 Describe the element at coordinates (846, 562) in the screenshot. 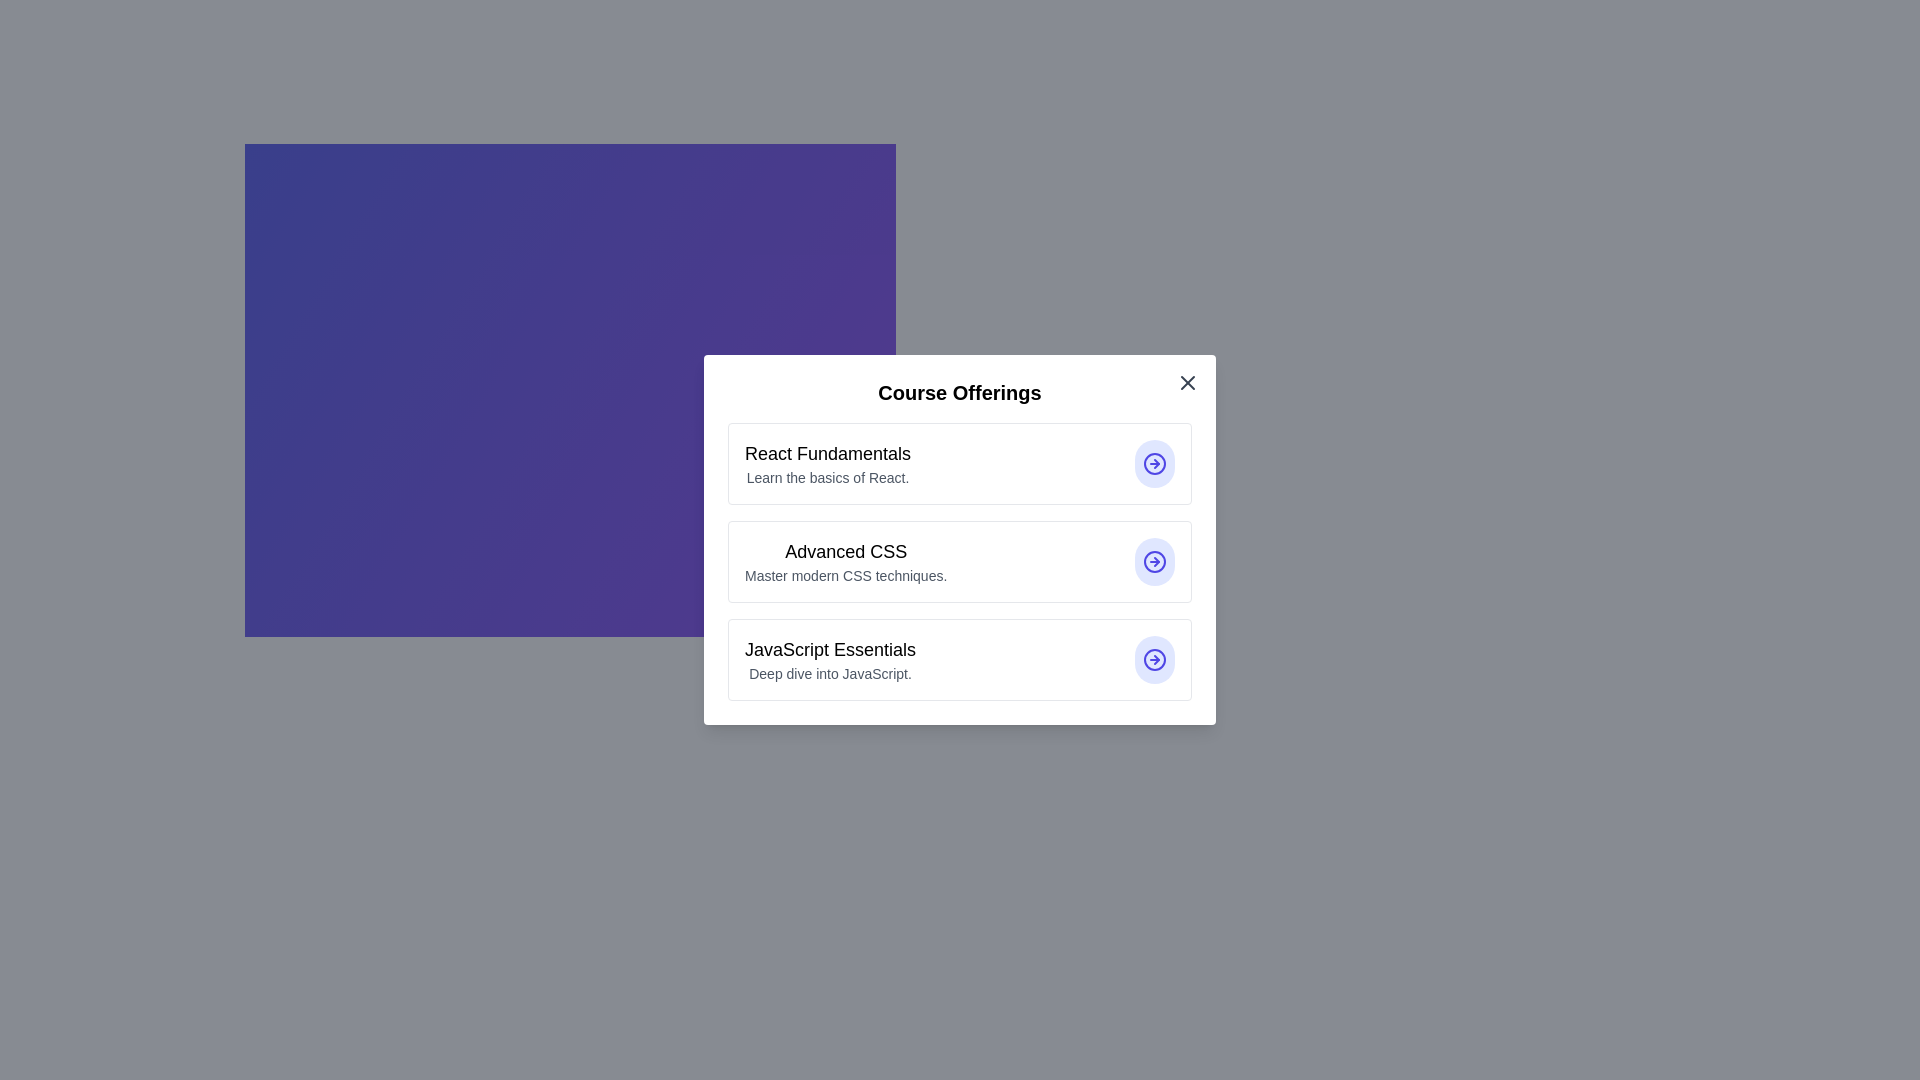

I see `the 'Advanced CSS' course text component from its current position` at that location.